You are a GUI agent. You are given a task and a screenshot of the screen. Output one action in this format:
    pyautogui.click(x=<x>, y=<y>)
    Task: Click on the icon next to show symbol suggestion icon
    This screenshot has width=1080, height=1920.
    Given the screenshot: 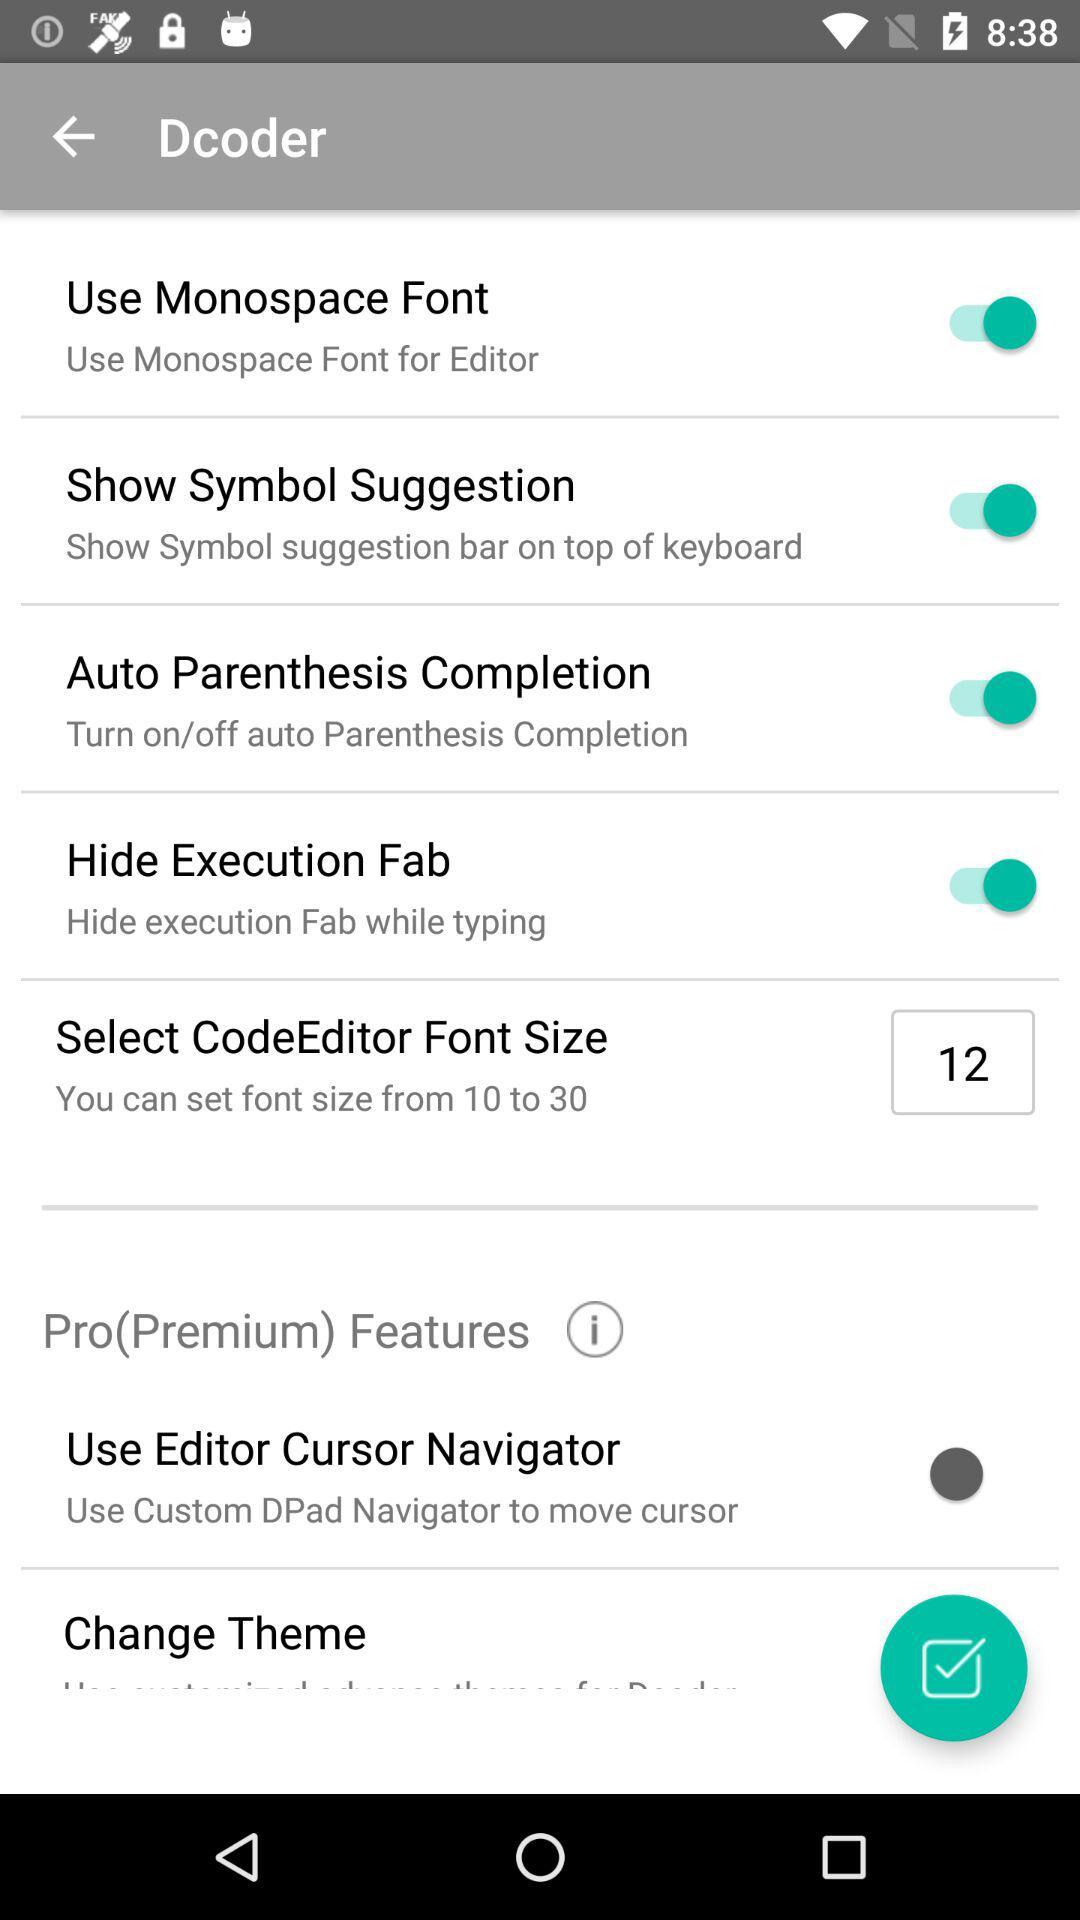 What is the action you would take?
    pyautogui.click(x=968, y=510)
    